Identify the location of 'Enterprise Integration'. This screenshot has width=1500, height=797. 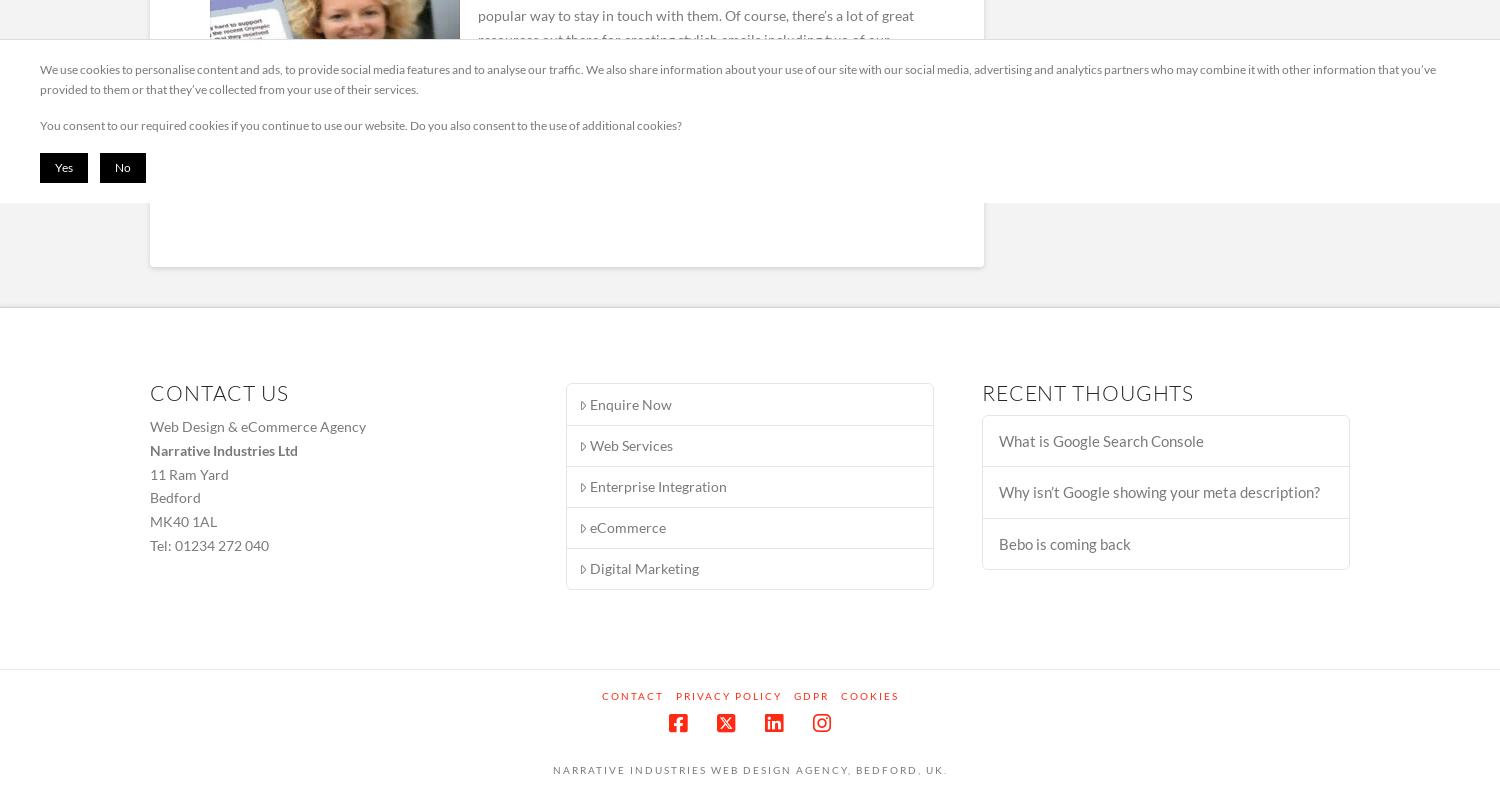
(658, 485).